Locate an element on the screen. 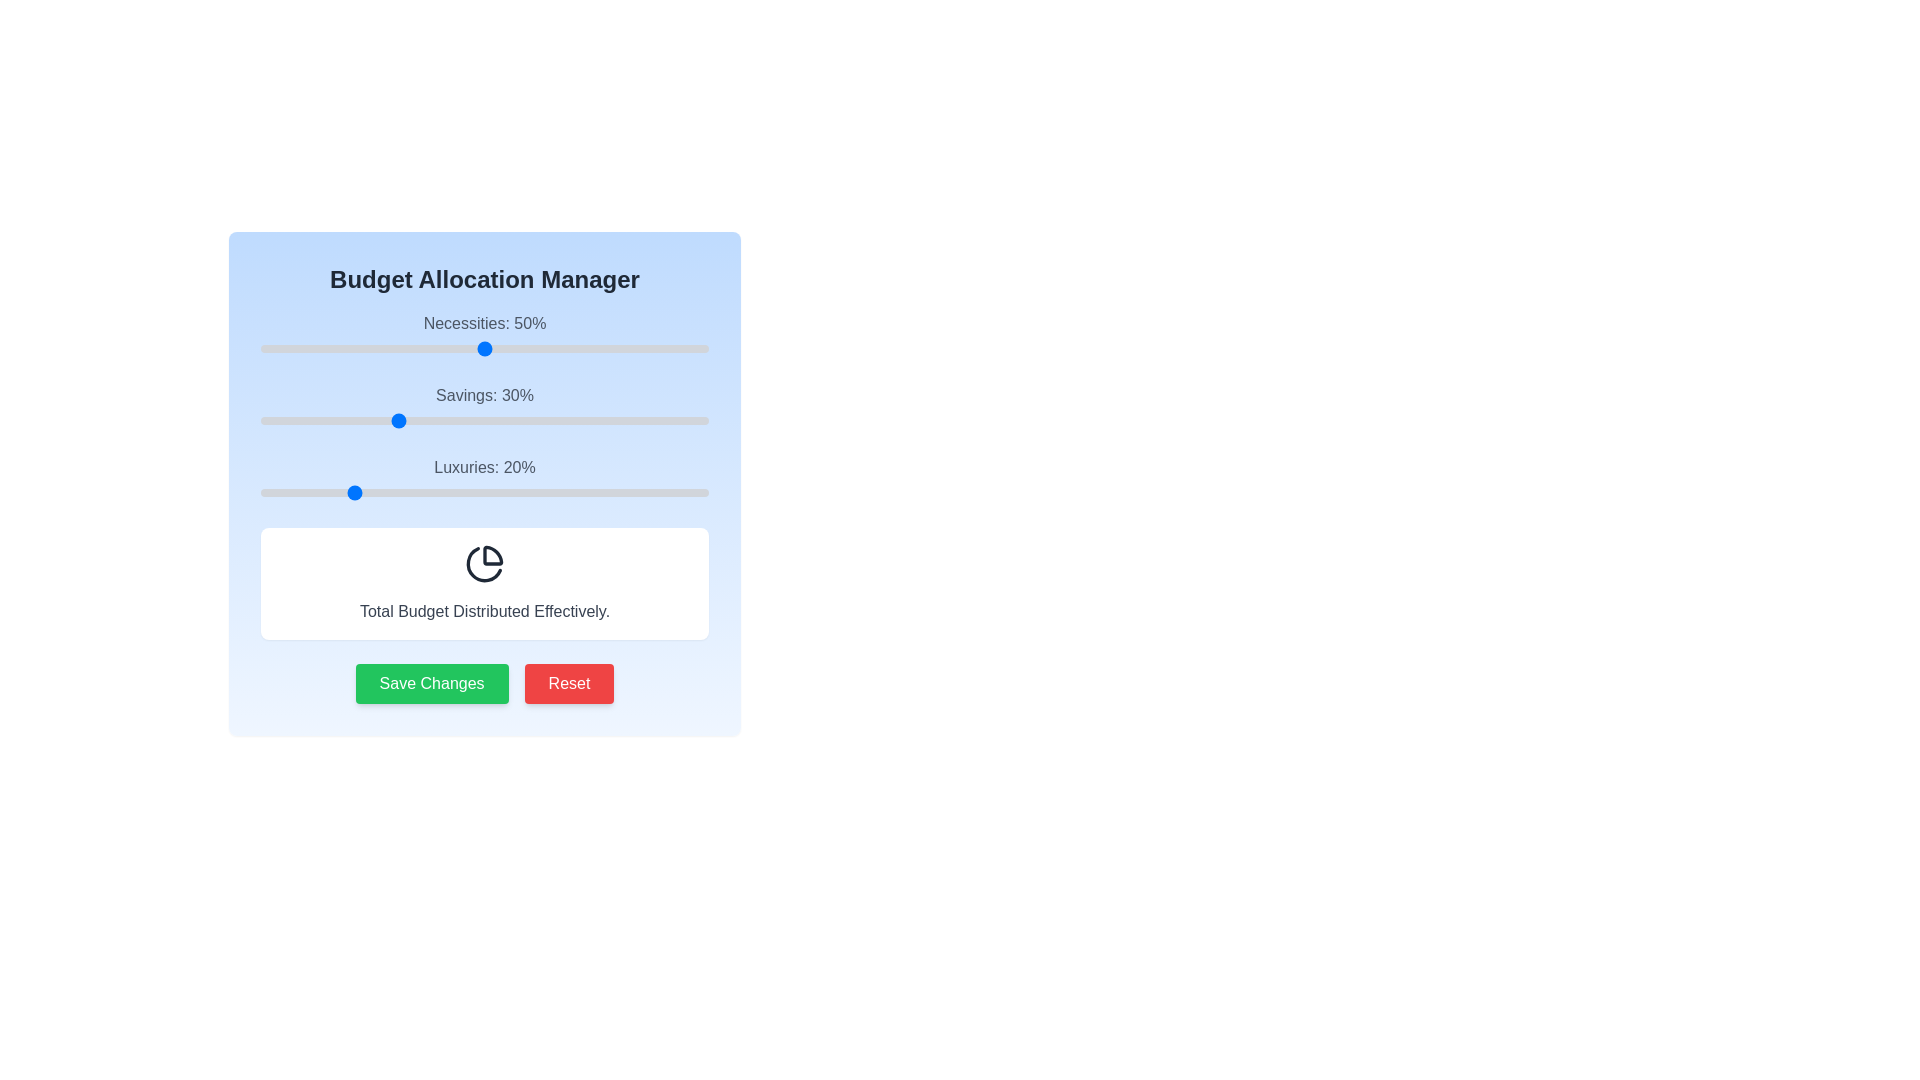 The width and height of the screenshot is (1920, 1080). luxuries percentage is located at coordinates (641, 493).